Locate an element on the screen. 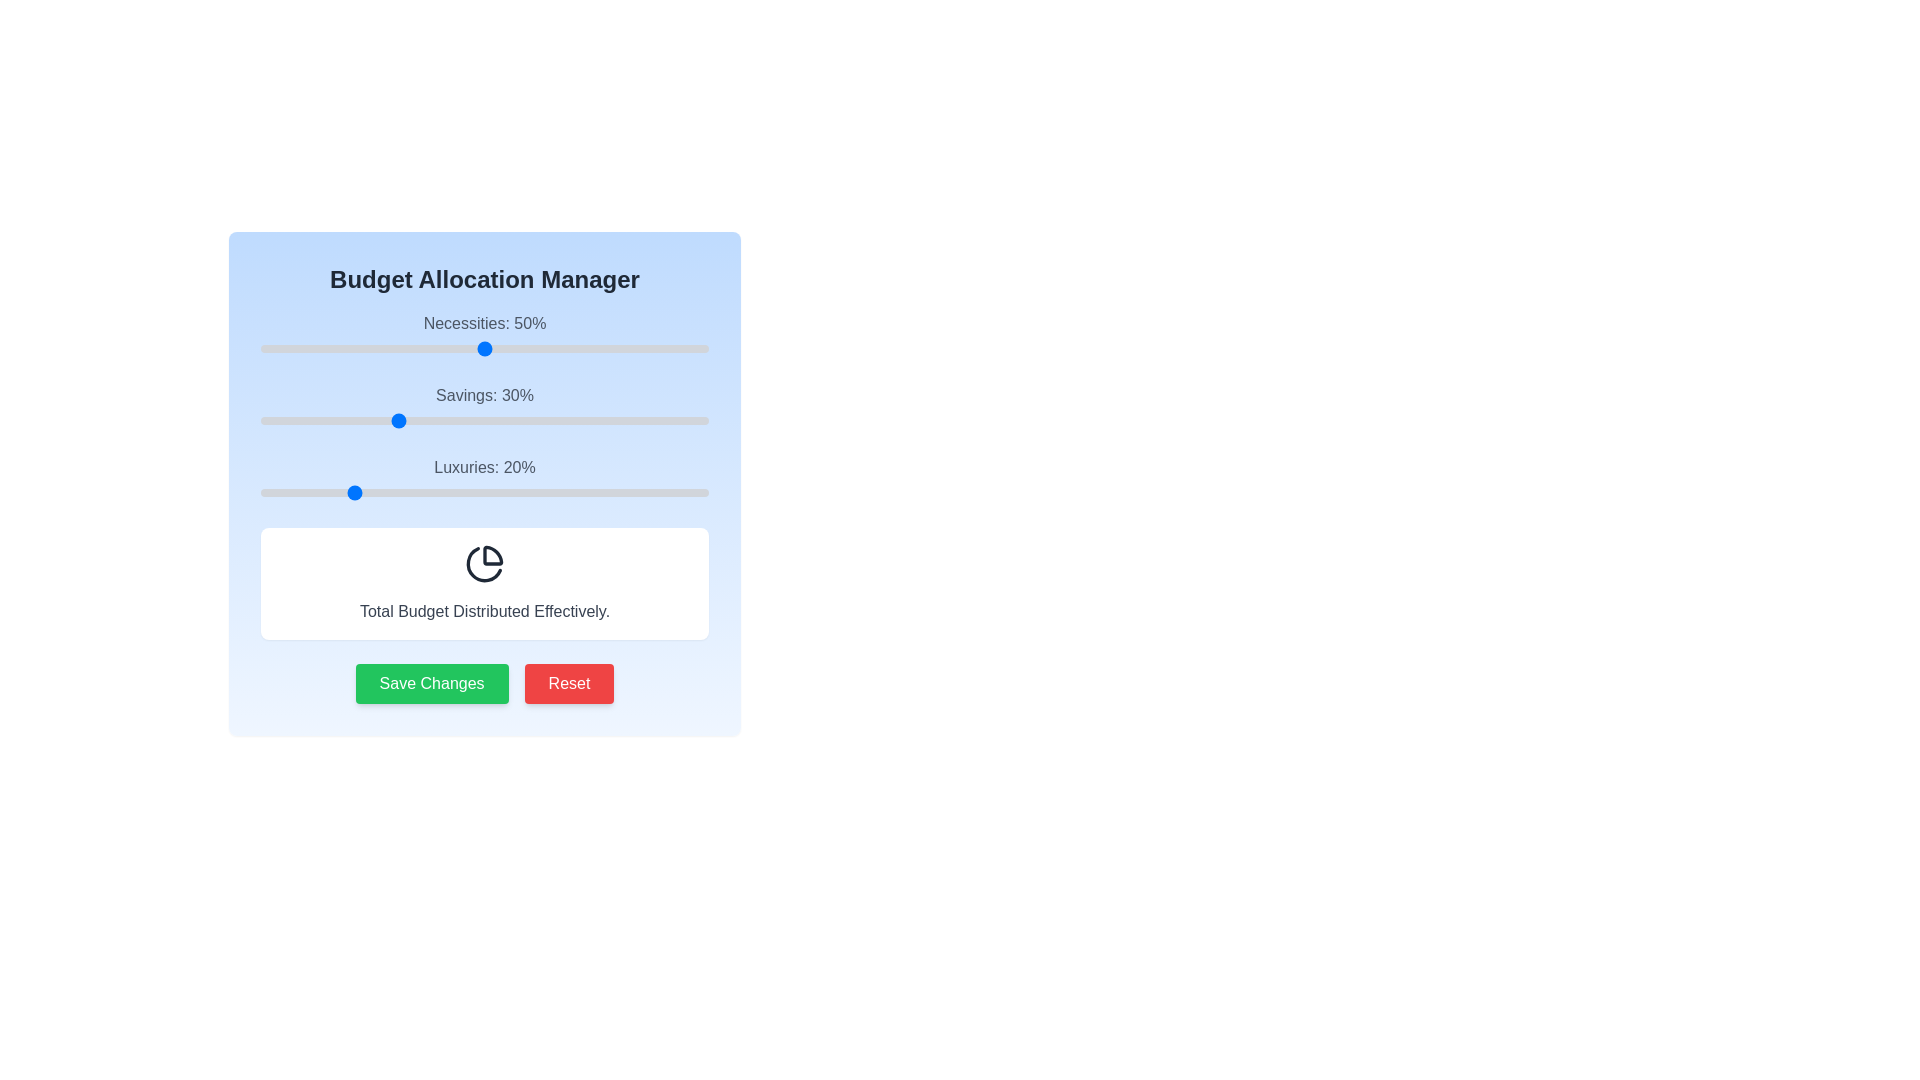 The width and height of the screenshot is (1920, 1080). luxuries percentage is located at coordinates (641, 493).